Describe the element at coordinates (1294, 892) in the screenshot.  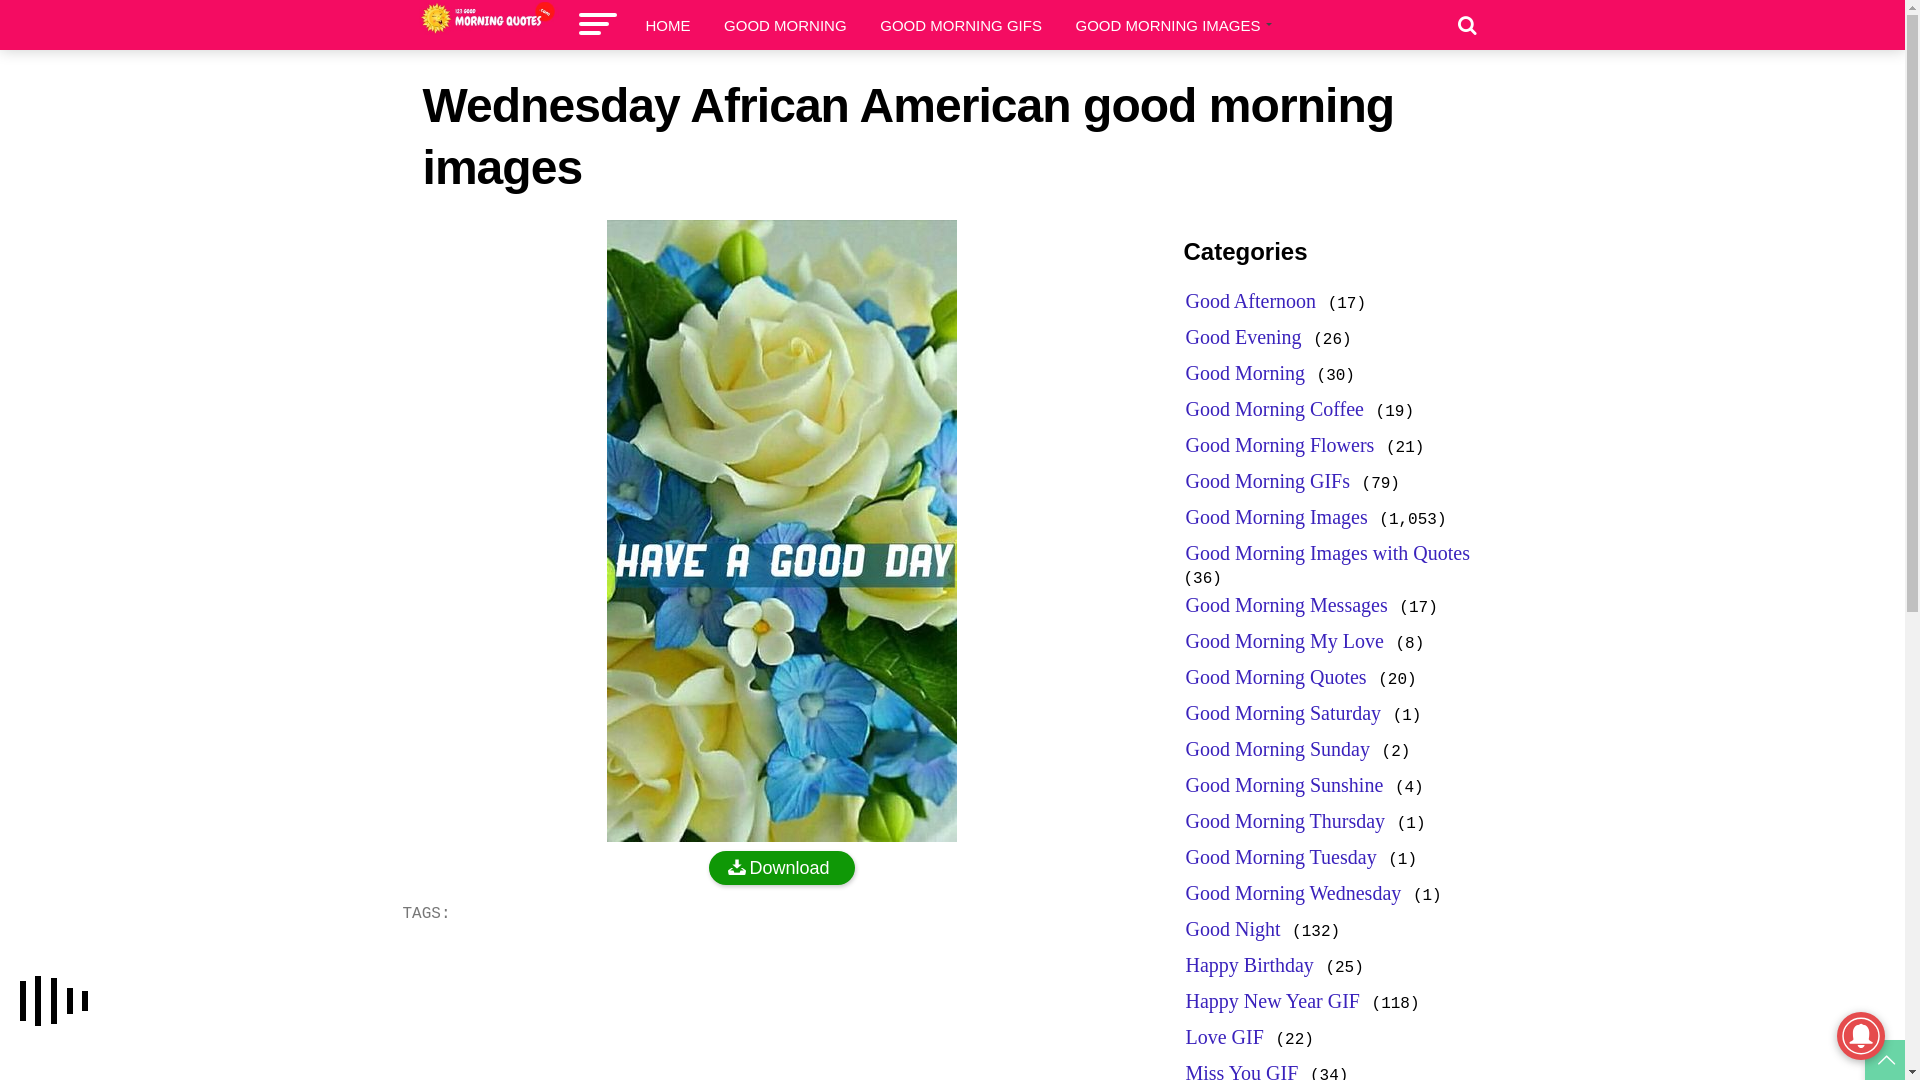
I see `'Good Morning Wednesday'` at that location.